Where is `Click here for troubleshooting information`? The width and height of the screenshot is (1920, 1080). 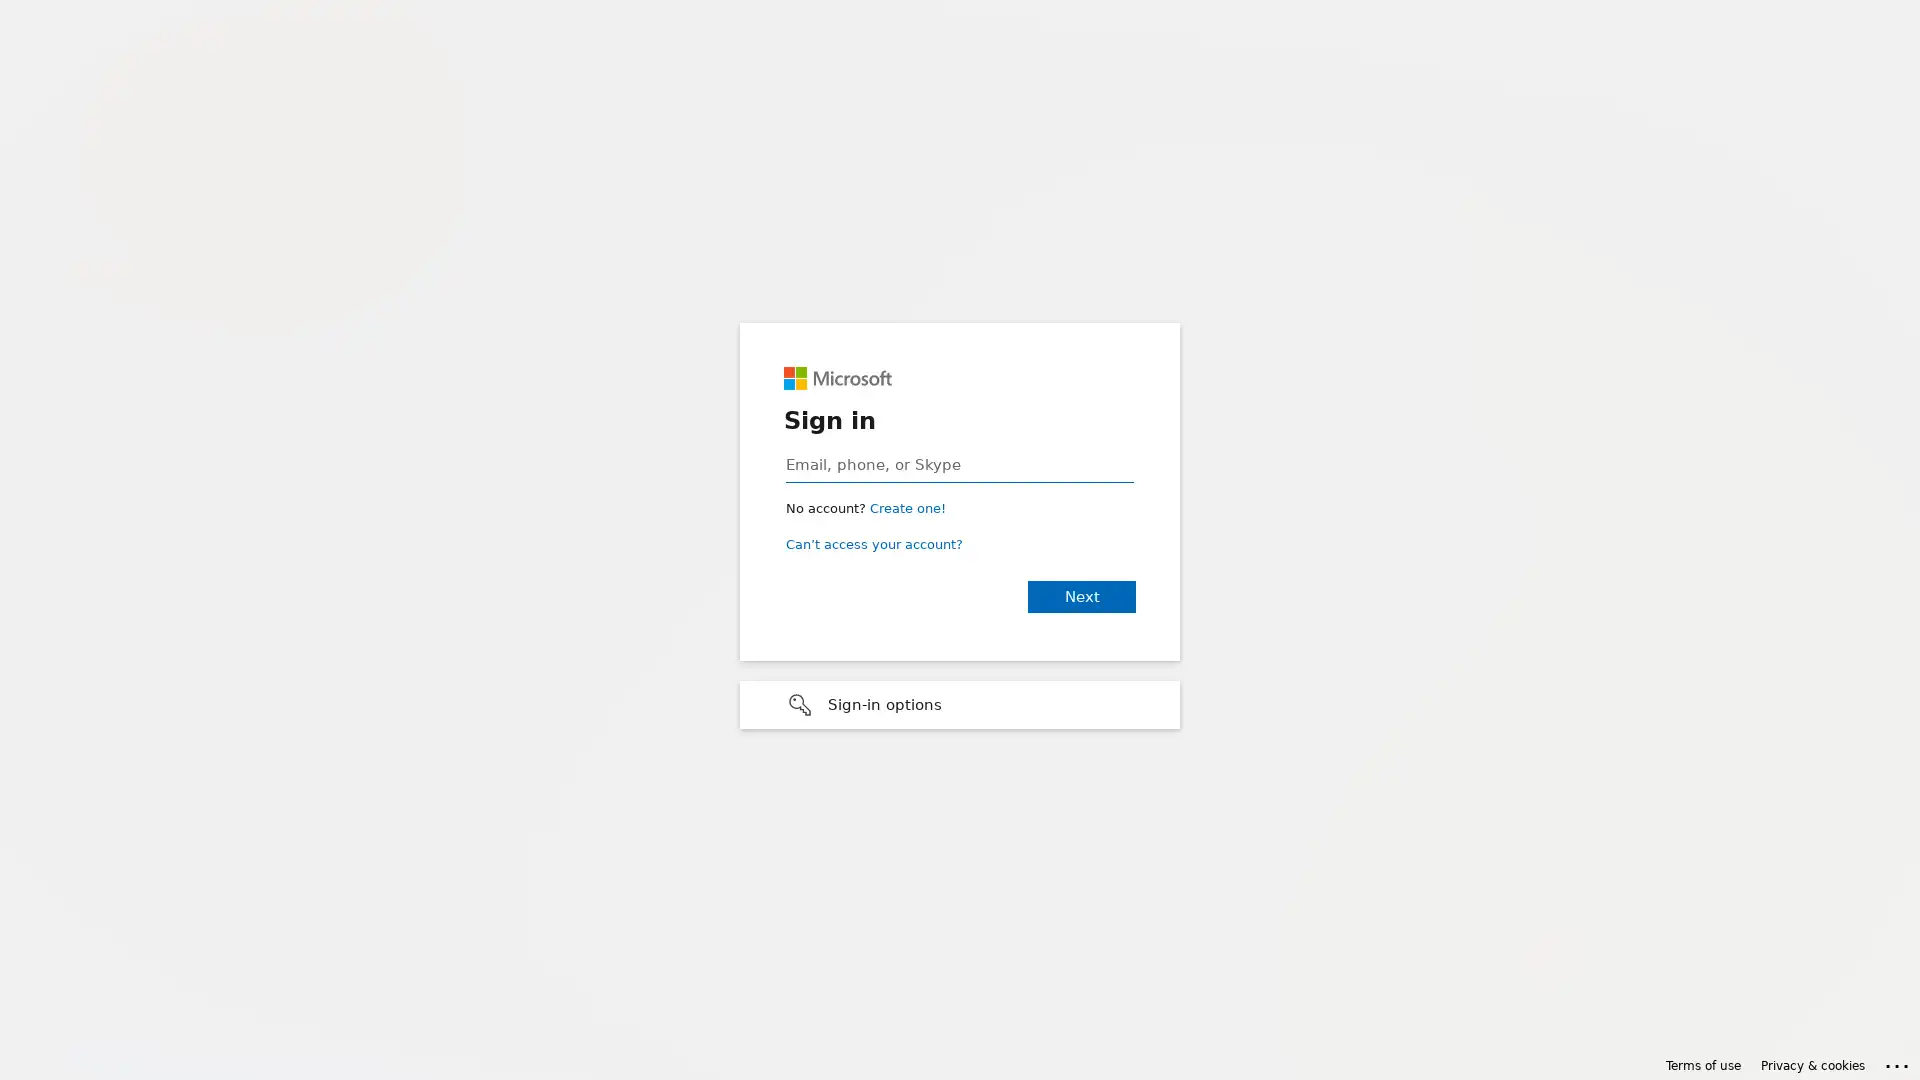 Click here for troubleshooting information is located at coordinates (1897, 1062).